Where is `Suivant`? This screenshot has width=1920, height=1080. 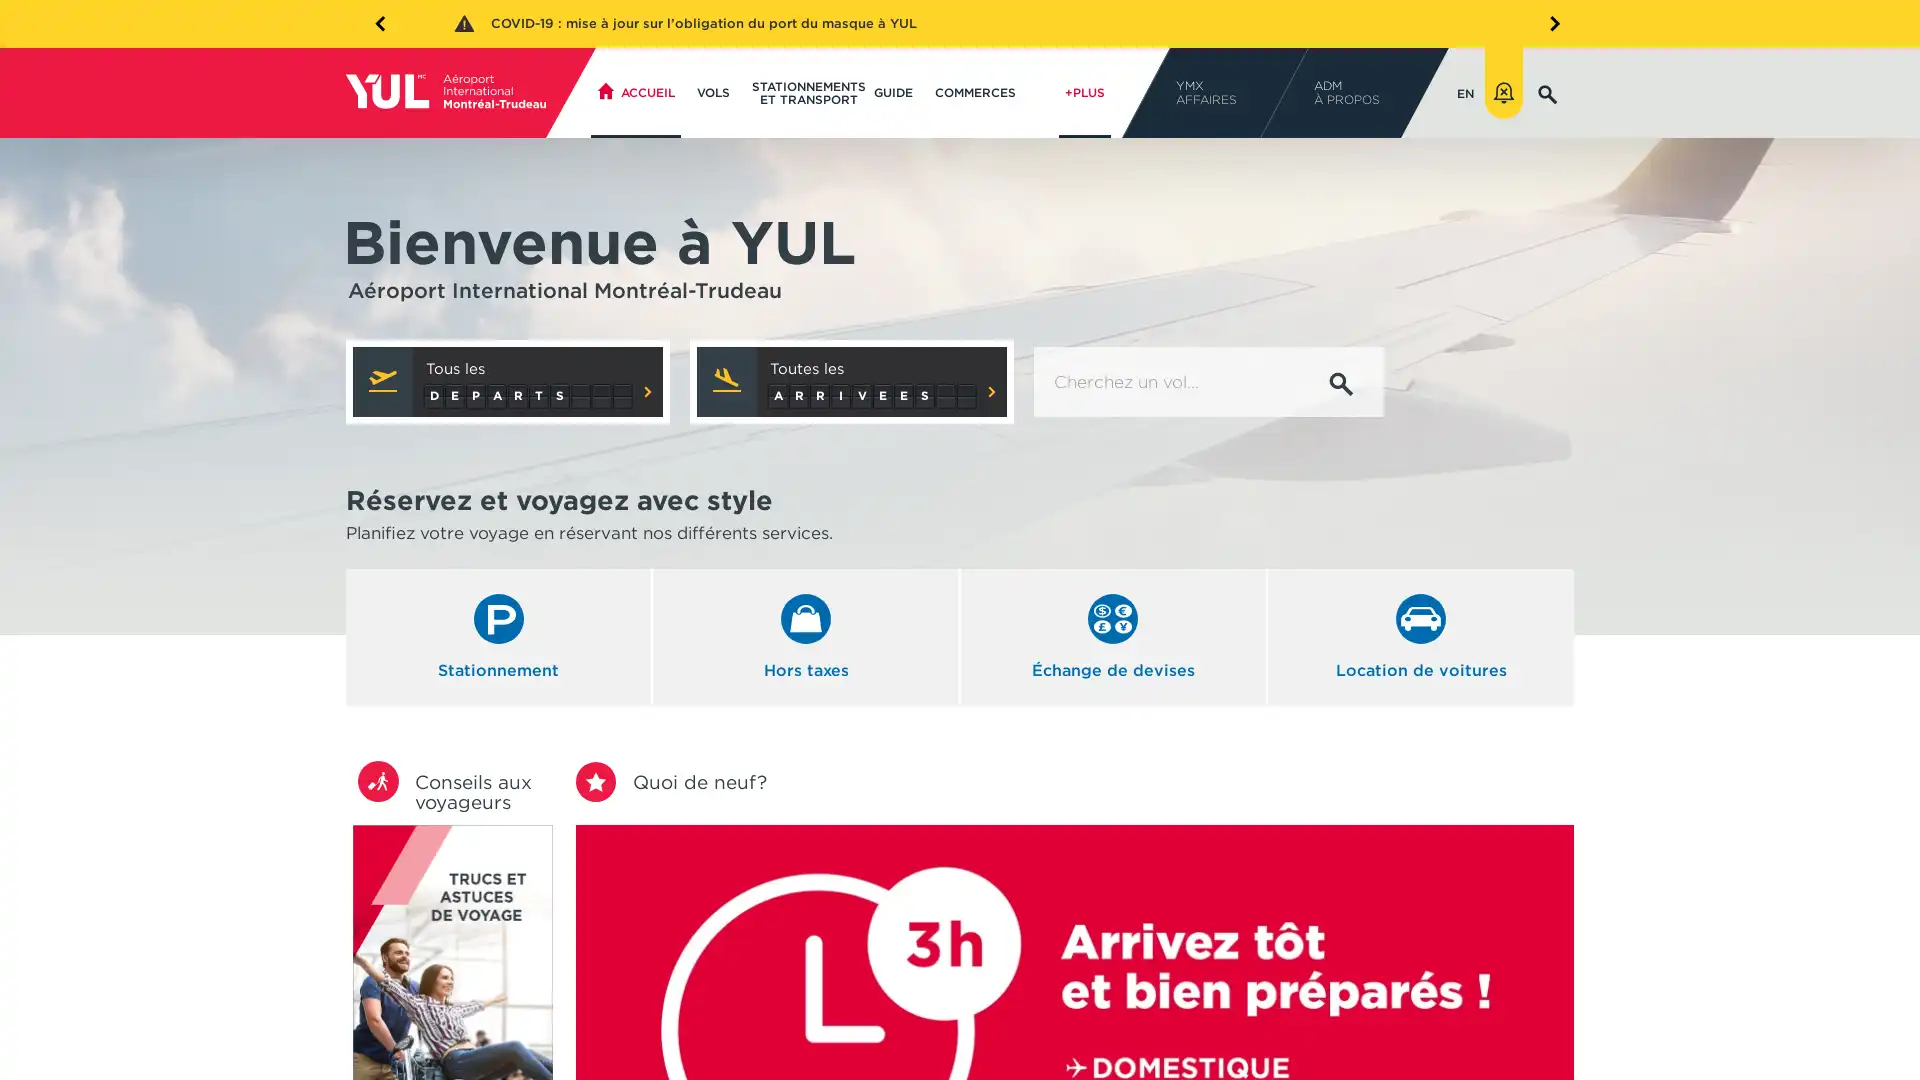
Suivant is located at coordinates (1548, 22).